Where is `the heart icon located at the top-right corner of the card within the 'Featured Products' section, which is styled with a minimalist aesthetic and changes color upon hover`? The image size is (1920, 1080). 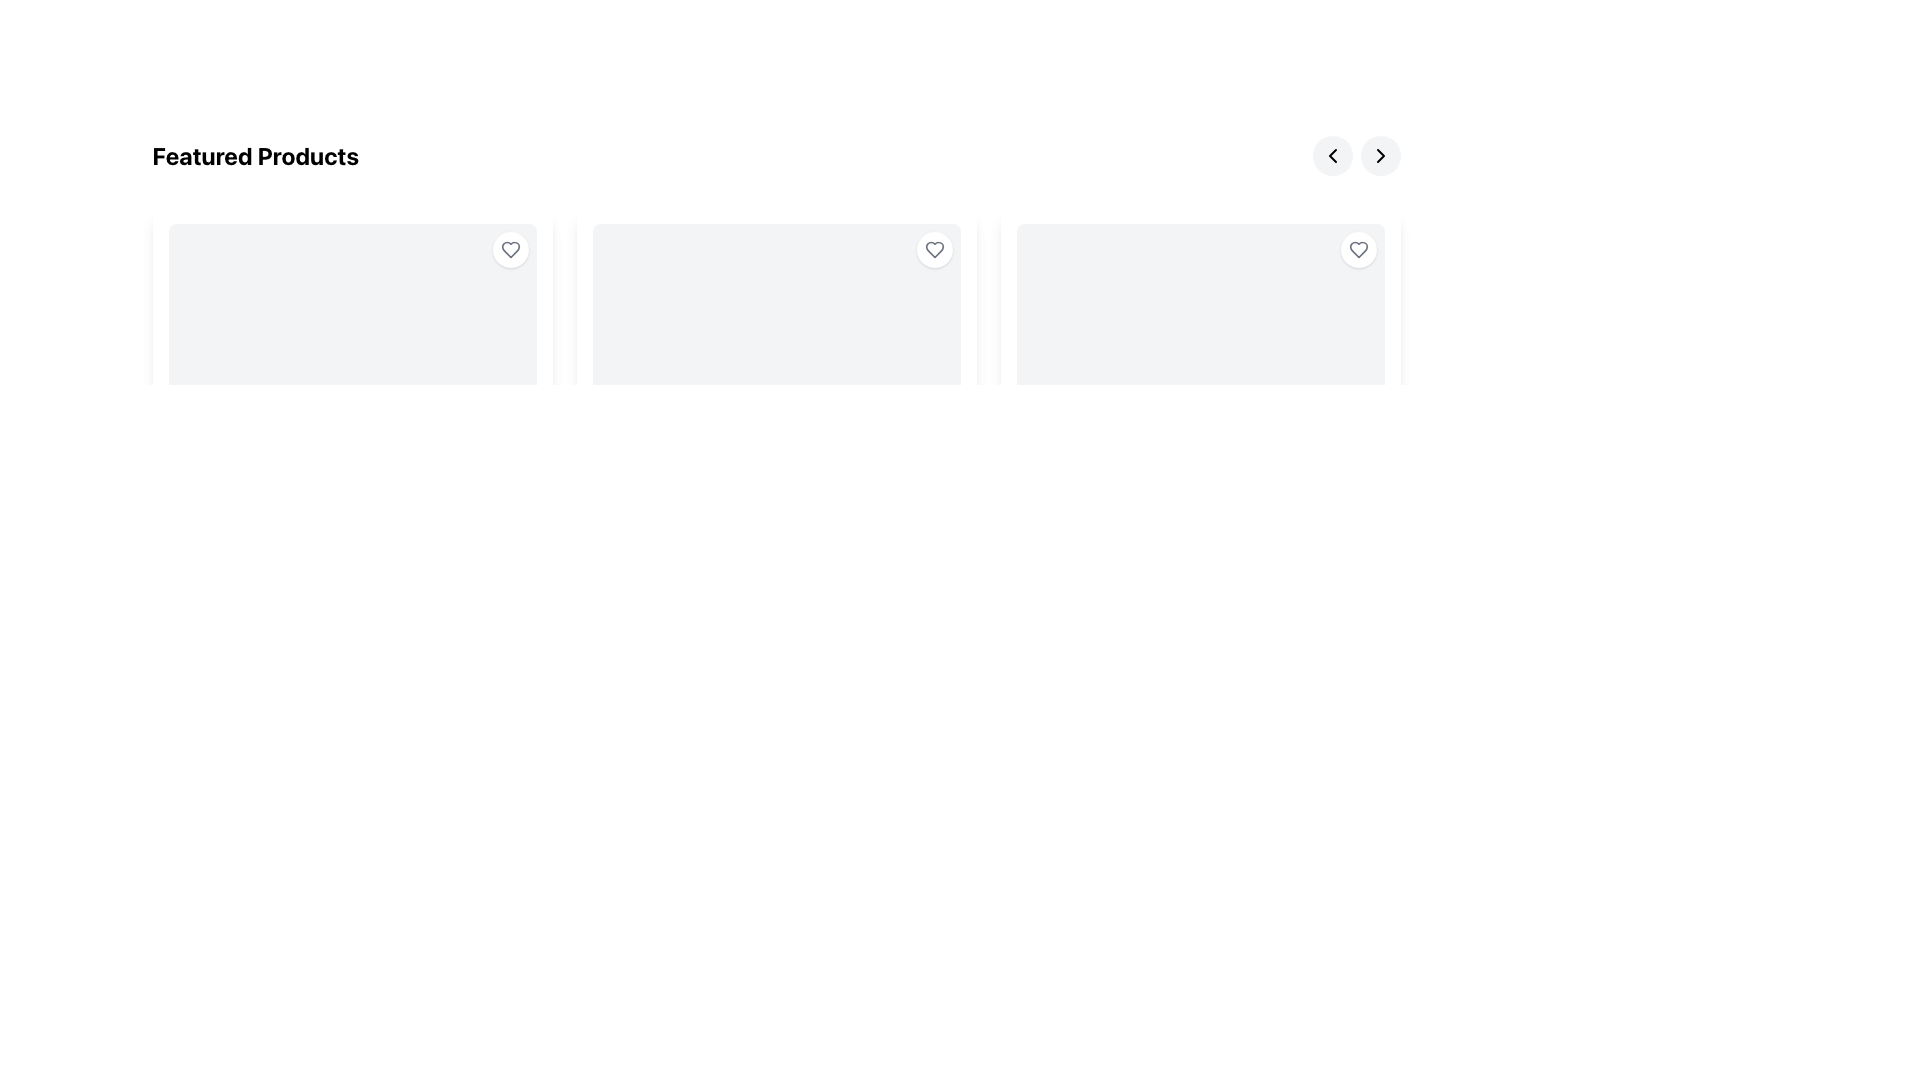
the heart icon located at the top-right corner of the card within the 'Featured Products' section, which is styled with a minimalist aesthetic and changes color upon hover is located at coordinates (933, 249).